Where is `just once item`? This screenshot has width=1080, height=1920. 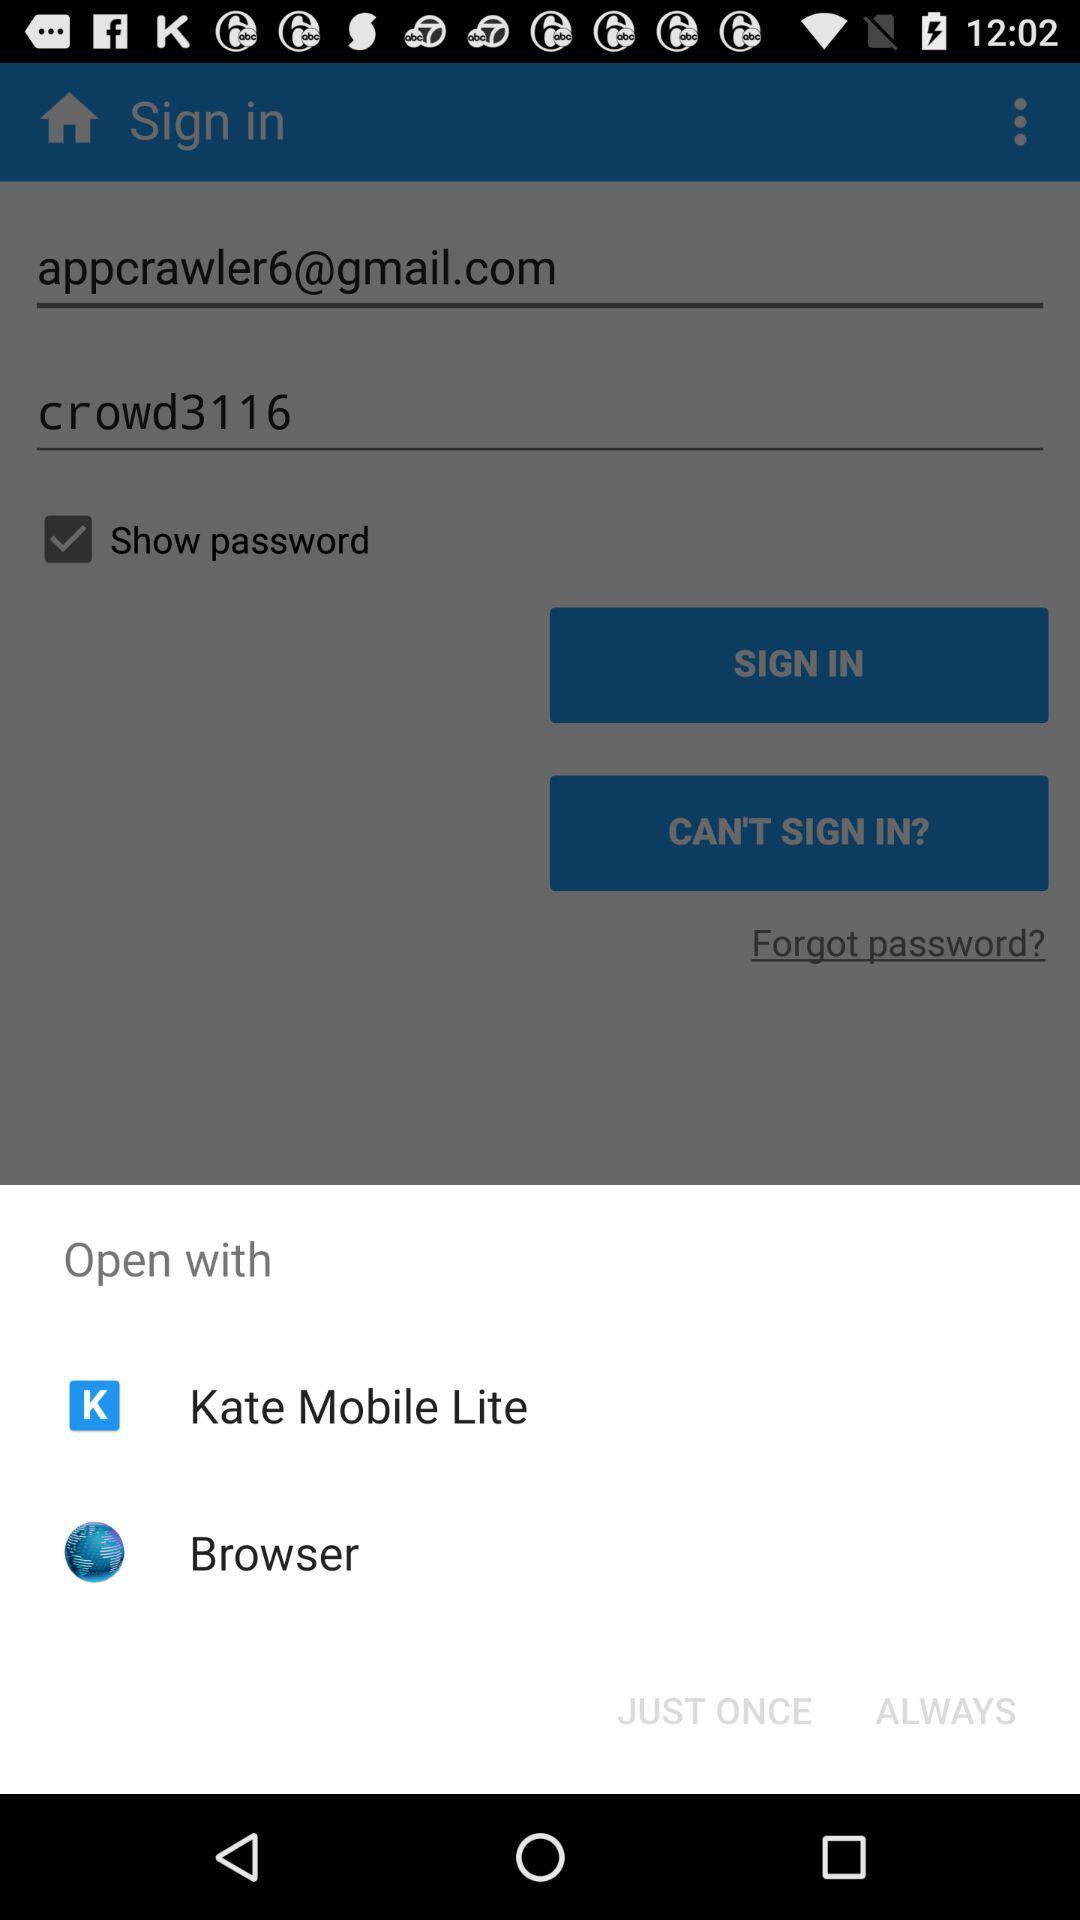
just once item is located at coordinates (713, 1708).